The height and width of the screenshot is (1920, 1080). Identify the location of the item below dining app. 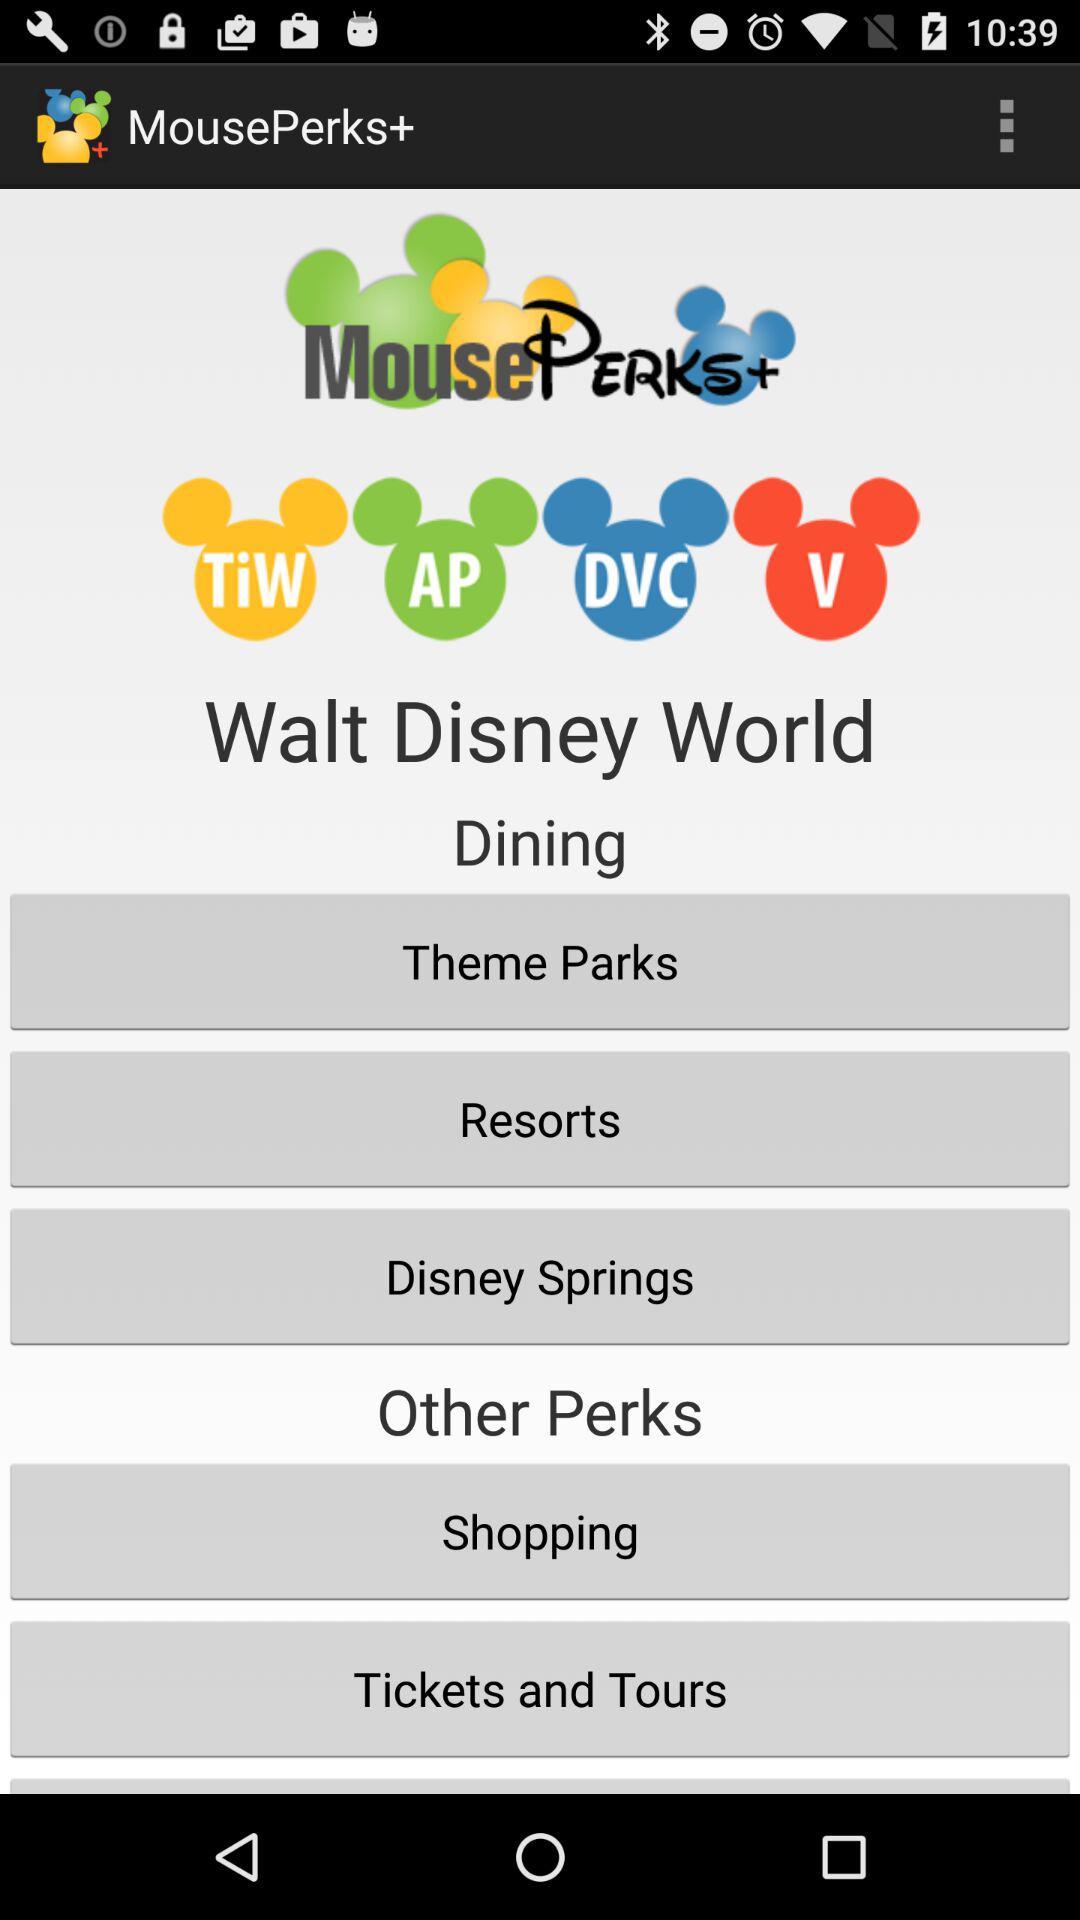
(540, 961).